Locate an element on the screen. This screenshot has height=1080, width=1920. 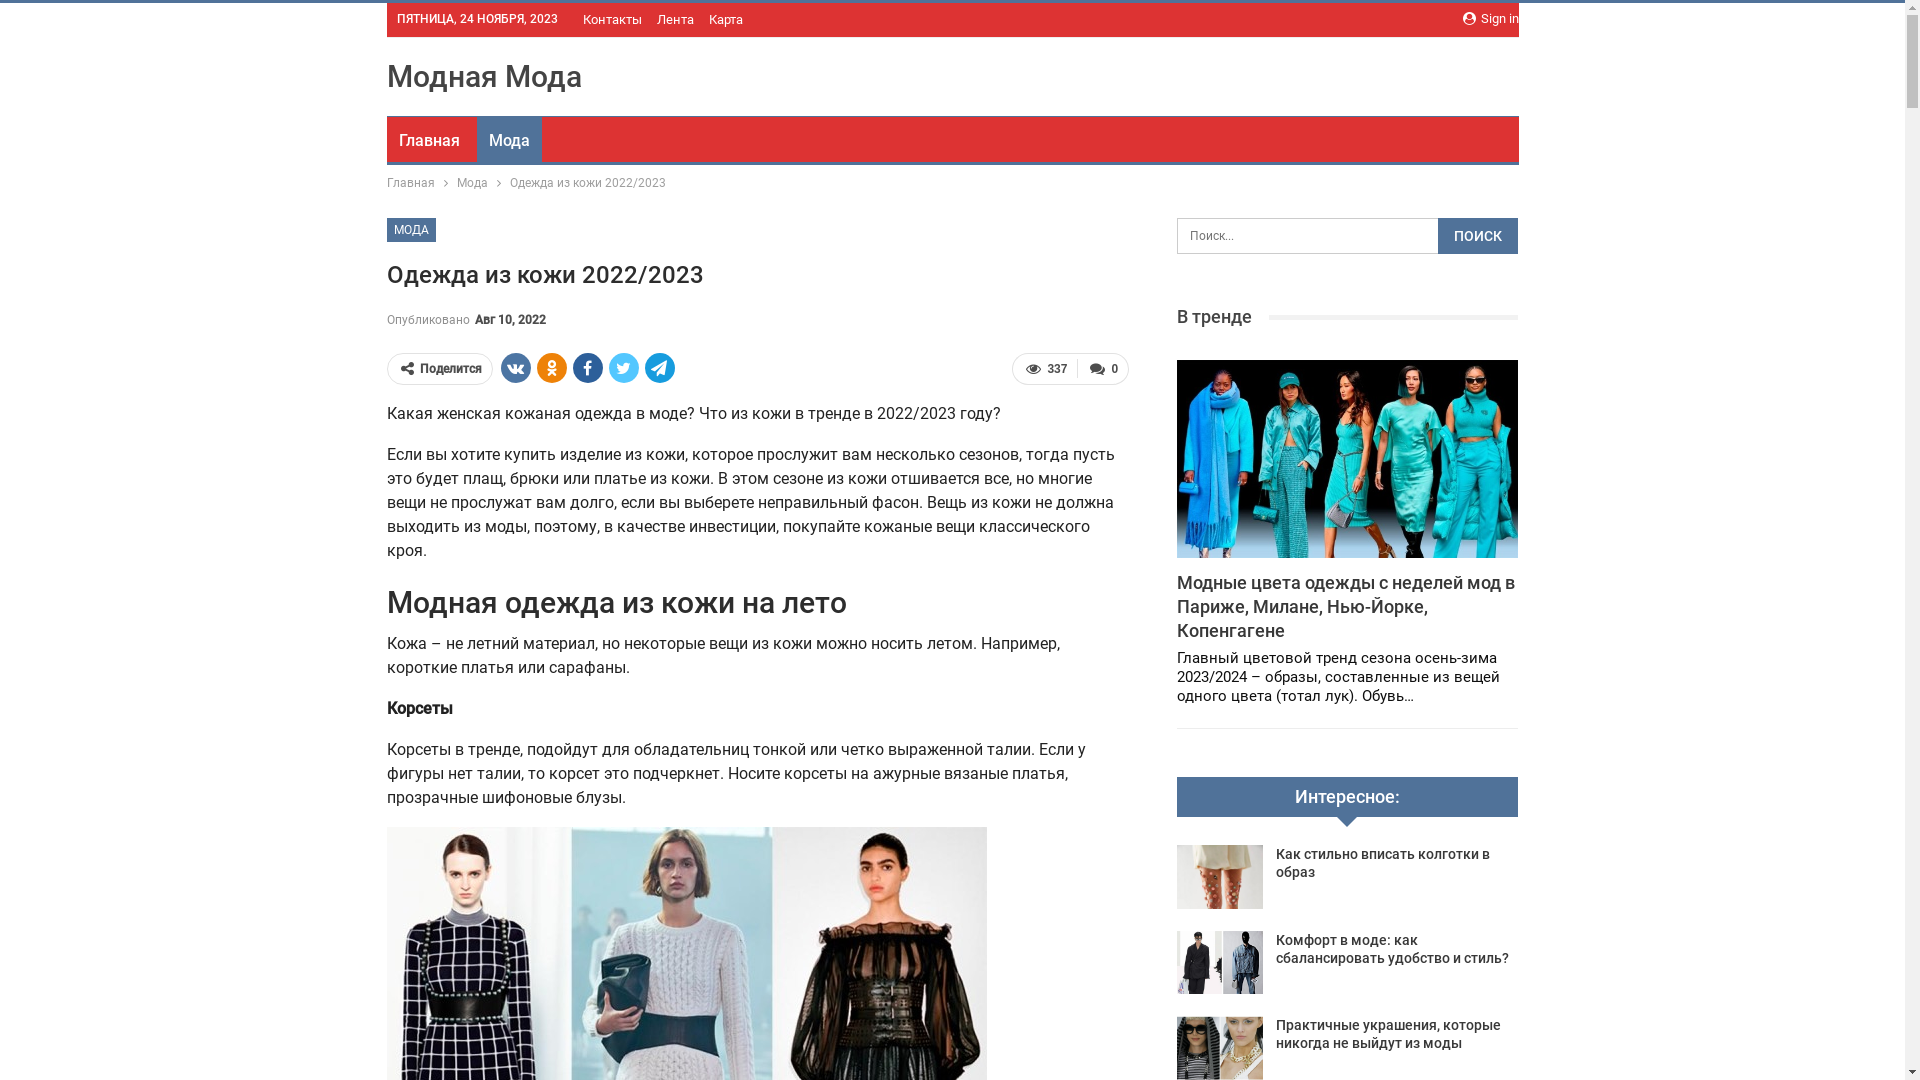
'Sign in' is located at coordinates (1489, 19).